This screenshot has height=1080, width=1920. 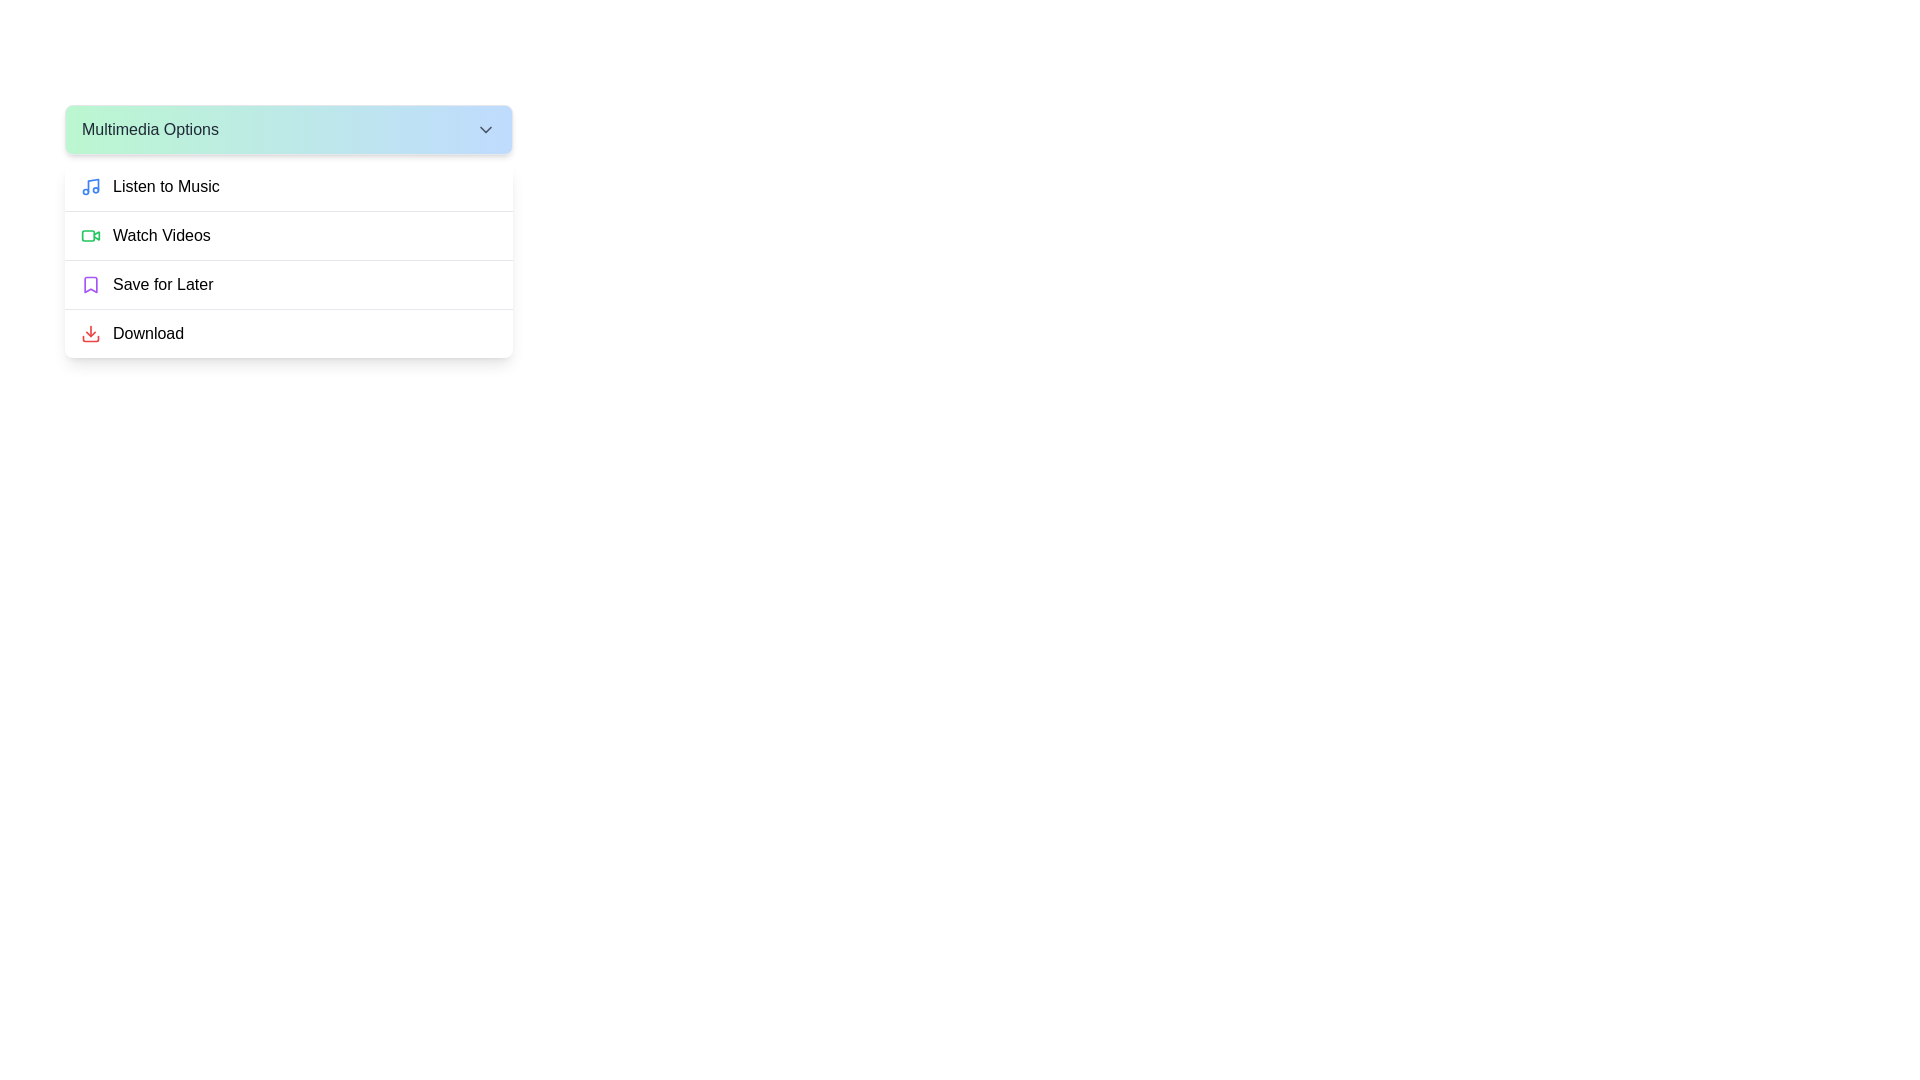 What do you see at coordinates (287, 186) in the screenshot?
I see `the 'Listen to Music' menu item, which is the first item in the 'Multimedia Options' dropdown list` at bounding box center [287, 186].